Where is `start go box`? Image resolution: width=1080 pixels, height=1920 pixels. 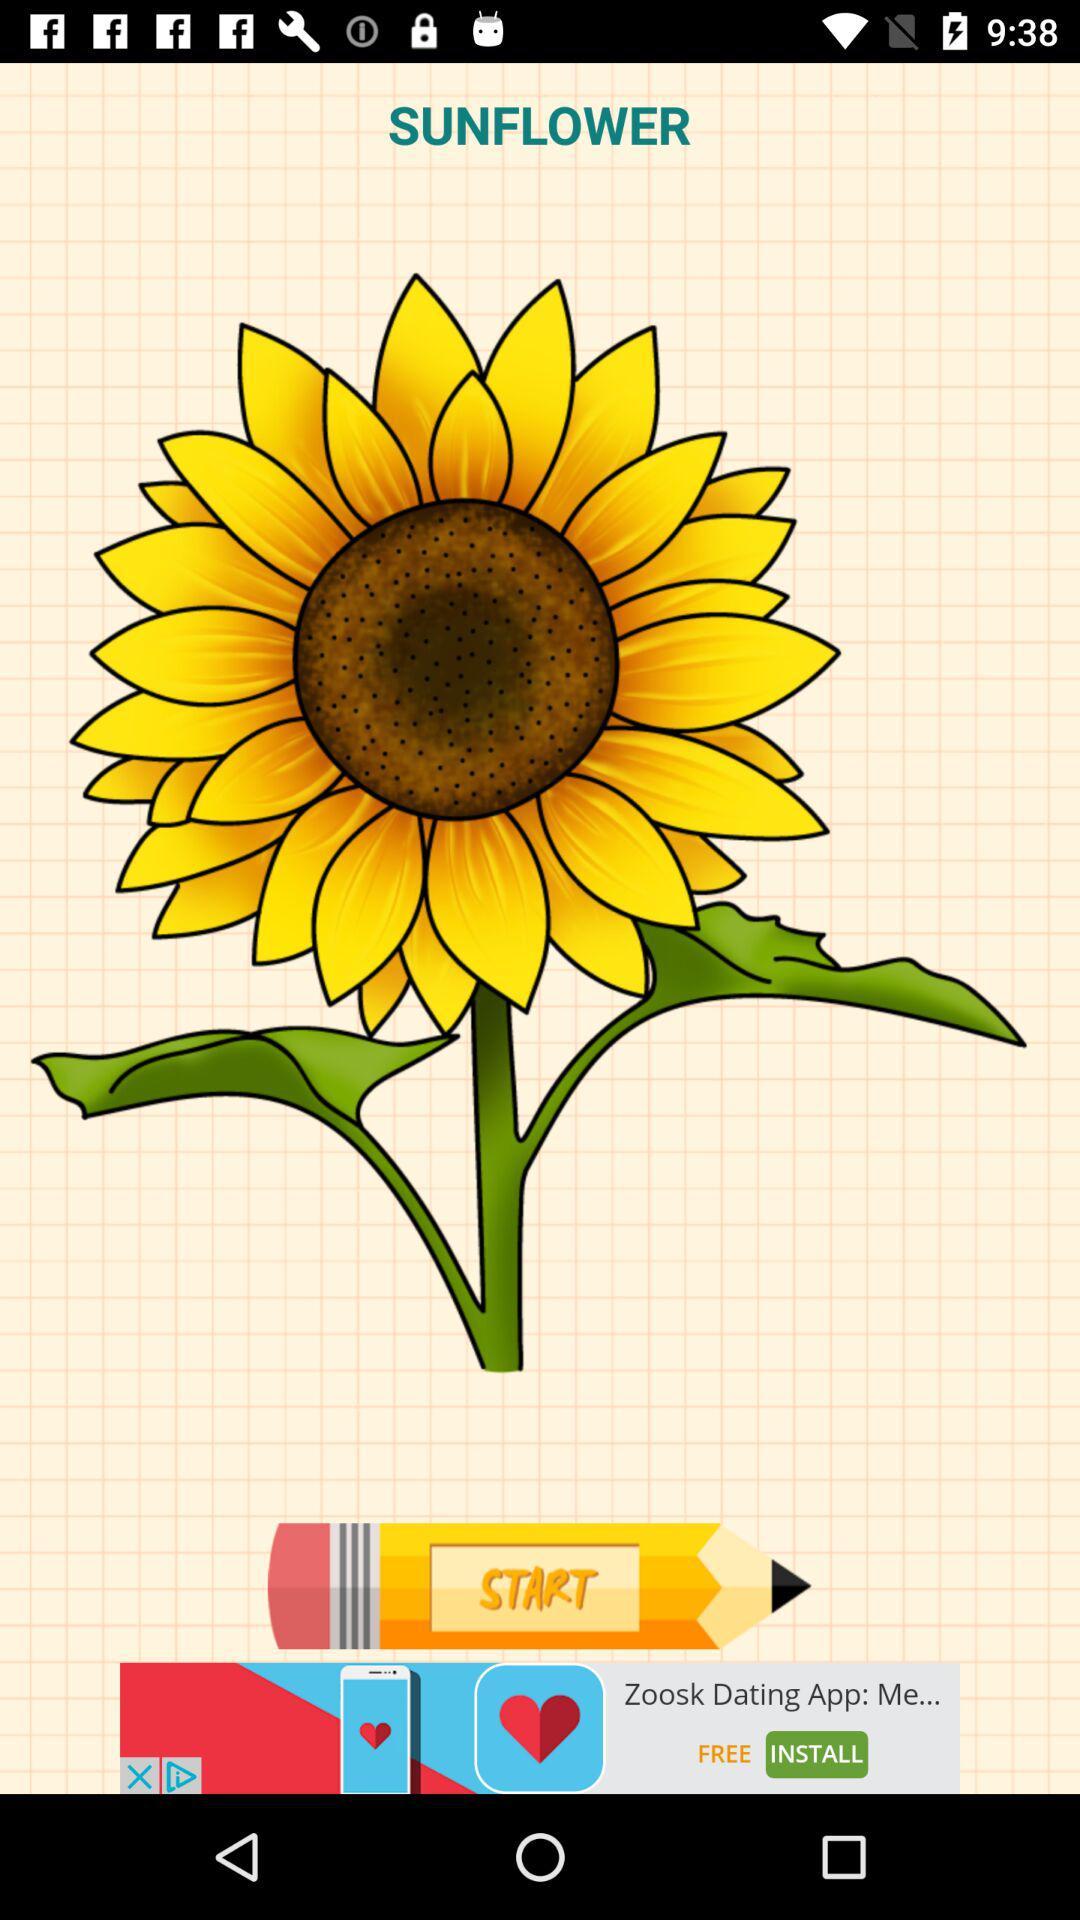
start go box is located at coordinates (538, 1585).